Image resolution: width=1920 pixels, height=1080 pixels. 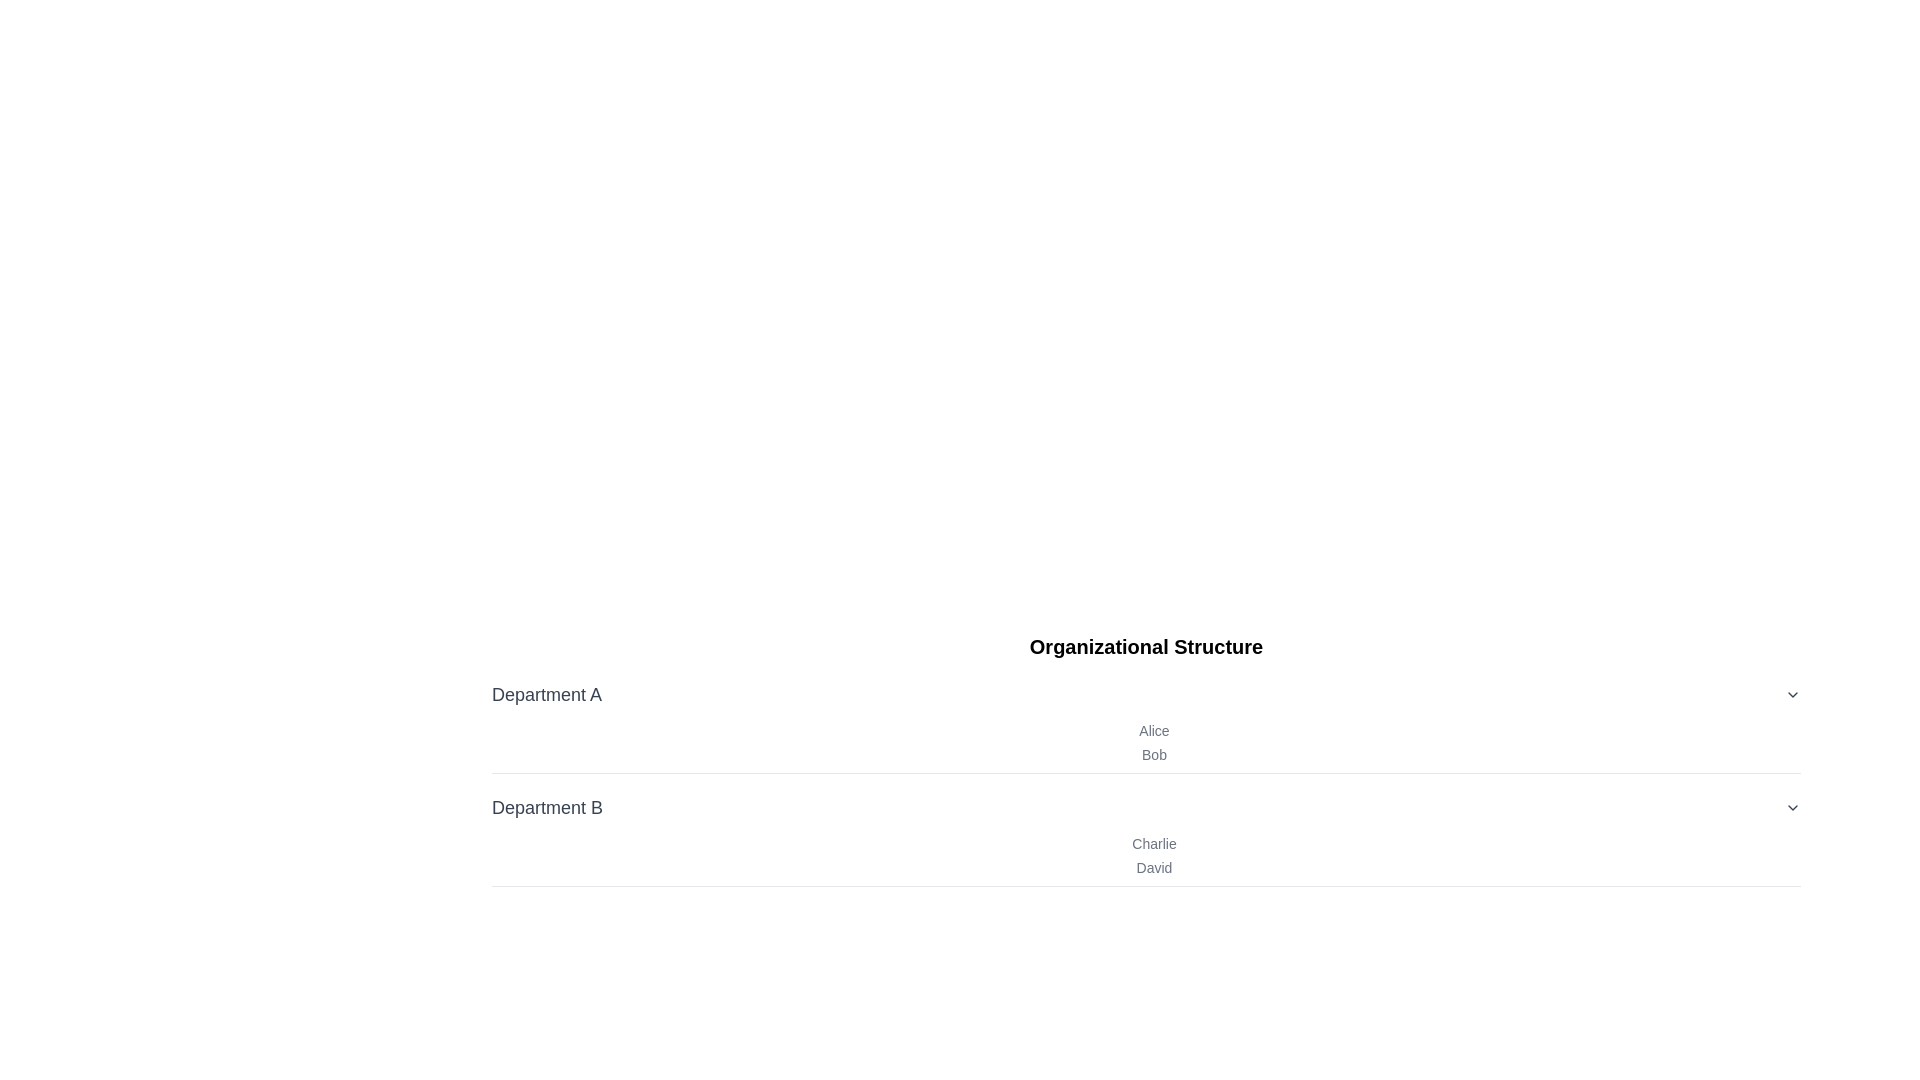 What do you see at coordinates (1154, 866) in the screenshot?
I see `the text element displaying the name 'David' located under 'Department B', directly below 'Charlie'` at bounding box center [1154, 866].